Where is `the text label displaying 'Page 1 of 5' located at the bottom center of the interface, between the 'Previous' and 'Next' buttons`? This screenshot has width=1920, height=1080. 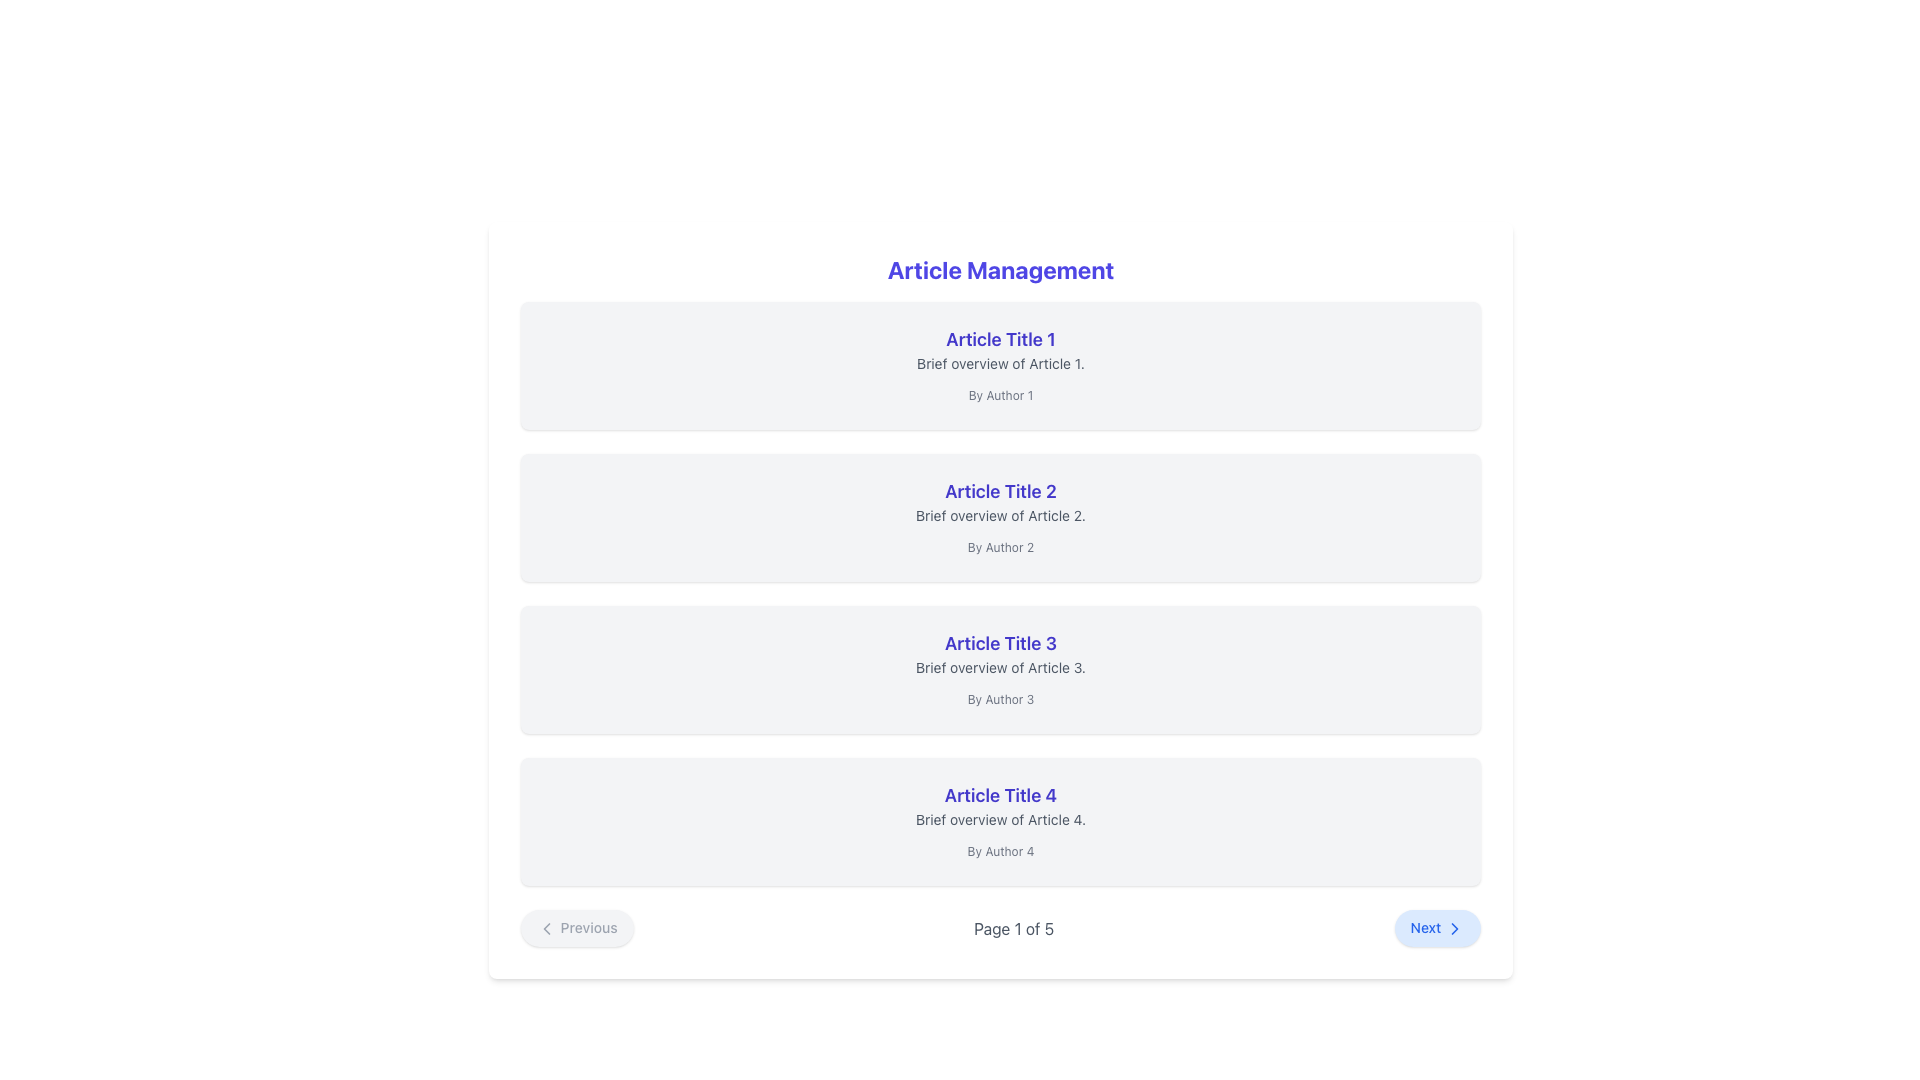 the text label displaying 'Page 1 of 5' located at the bottom center of the interface, between the 'Previous' and 'Next' buttons is located at coordinates (1014, 928).